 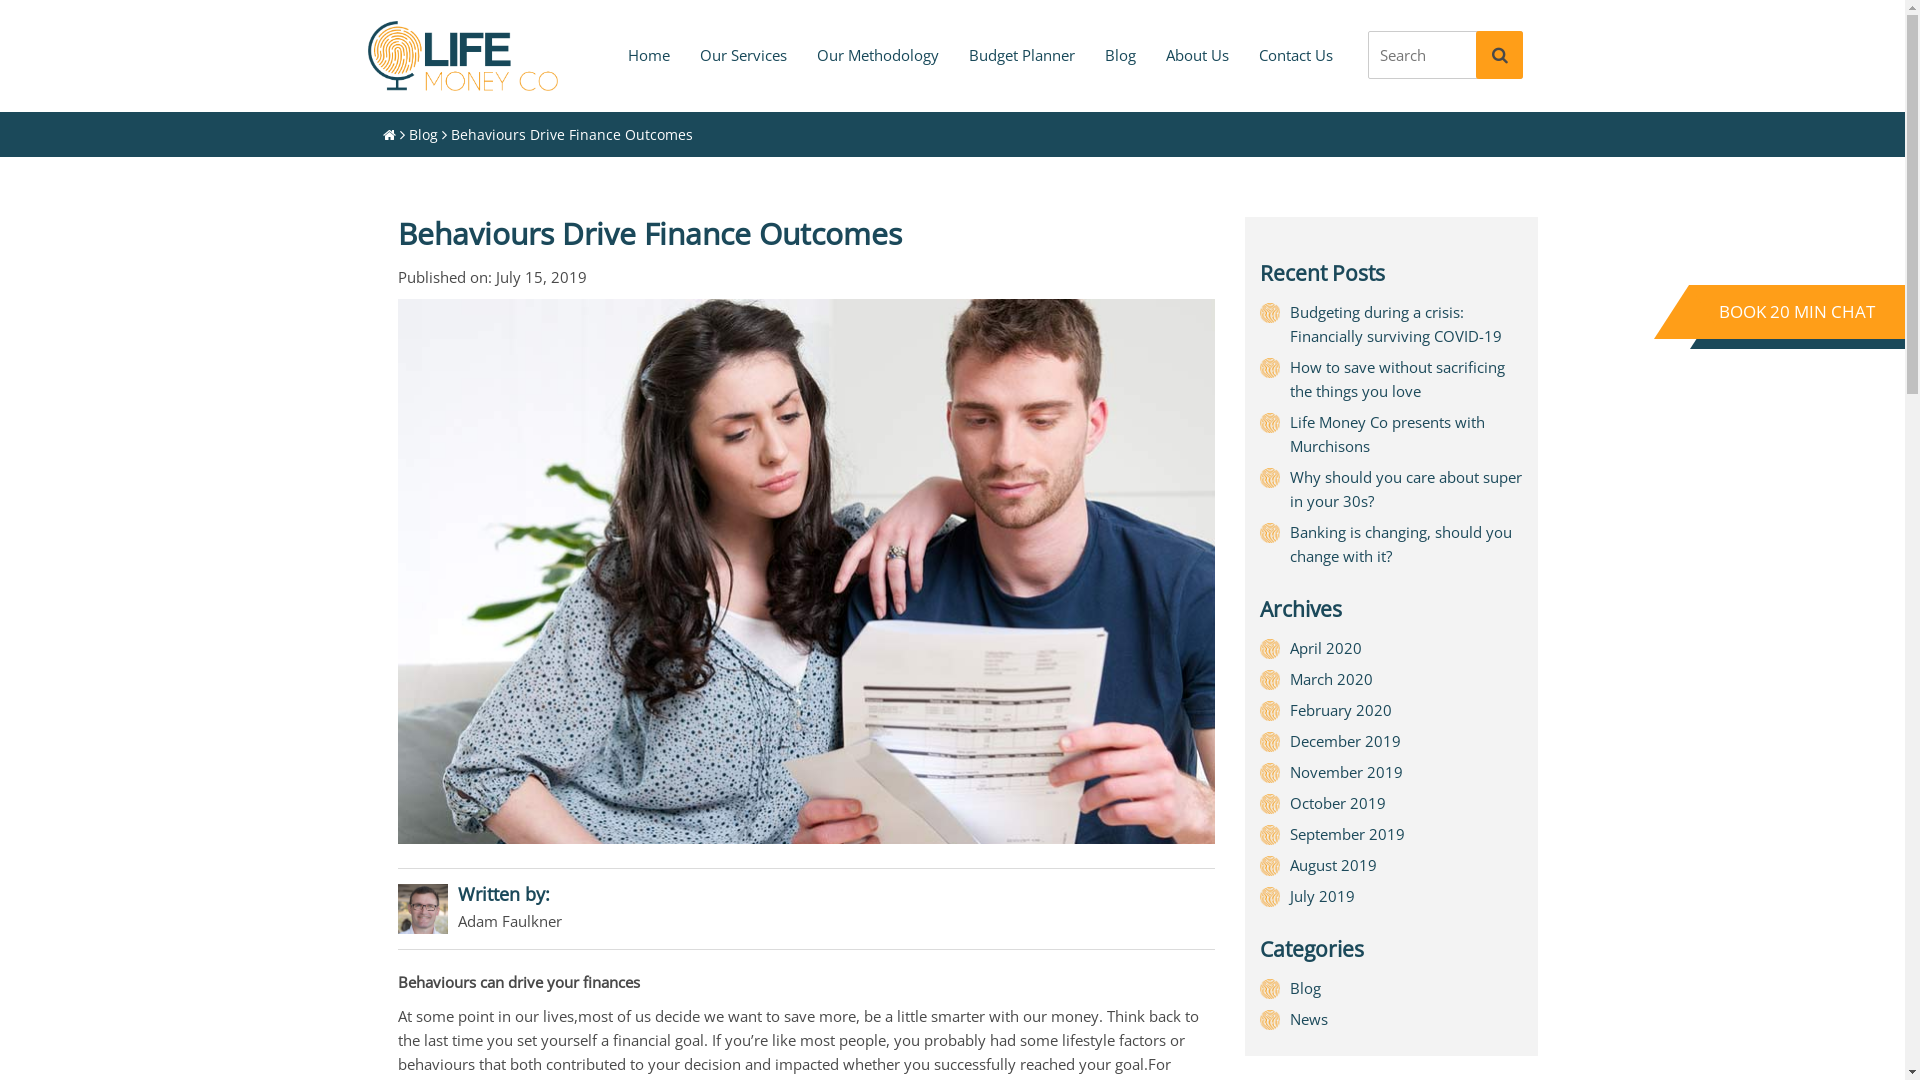 I want to click on 'Our Methodology', so click(x=878, y=53).